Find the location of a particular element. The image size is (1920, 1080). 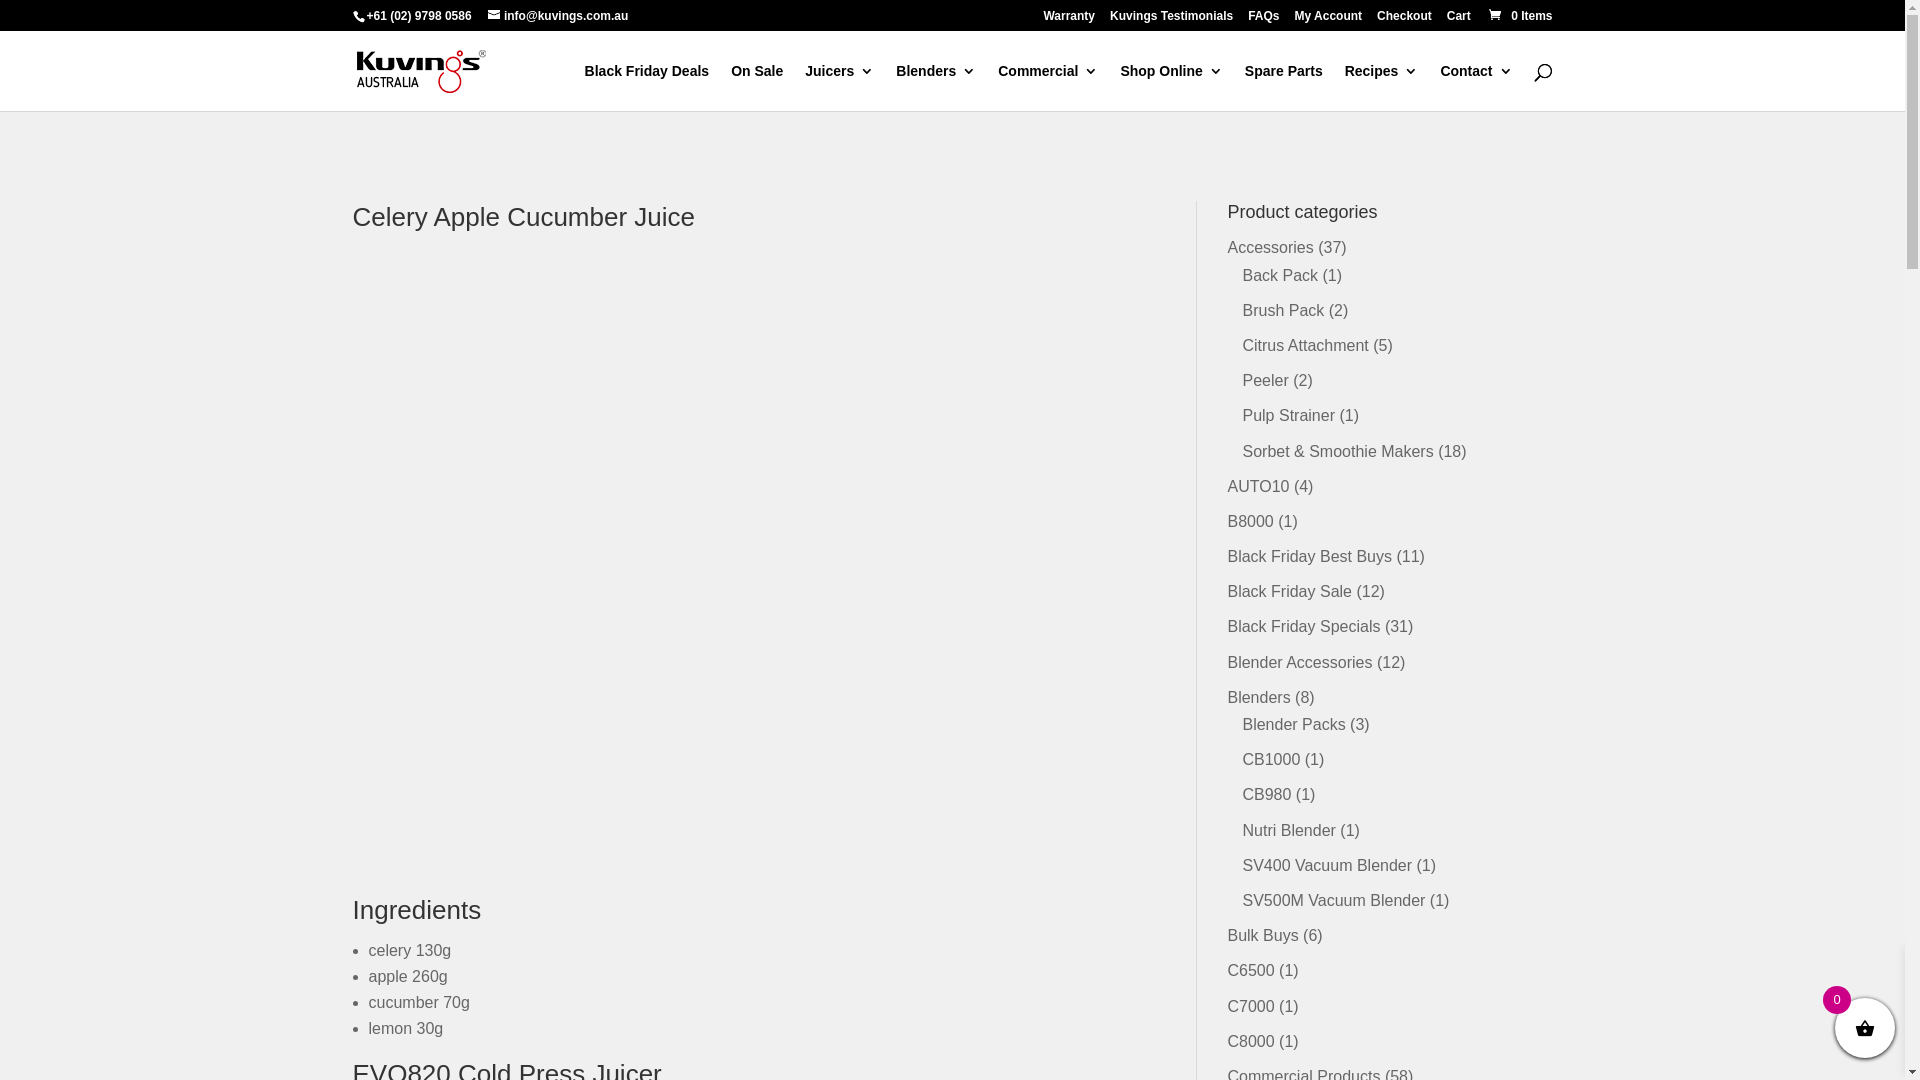

'B8000' is located at coordinates (1248, 520).